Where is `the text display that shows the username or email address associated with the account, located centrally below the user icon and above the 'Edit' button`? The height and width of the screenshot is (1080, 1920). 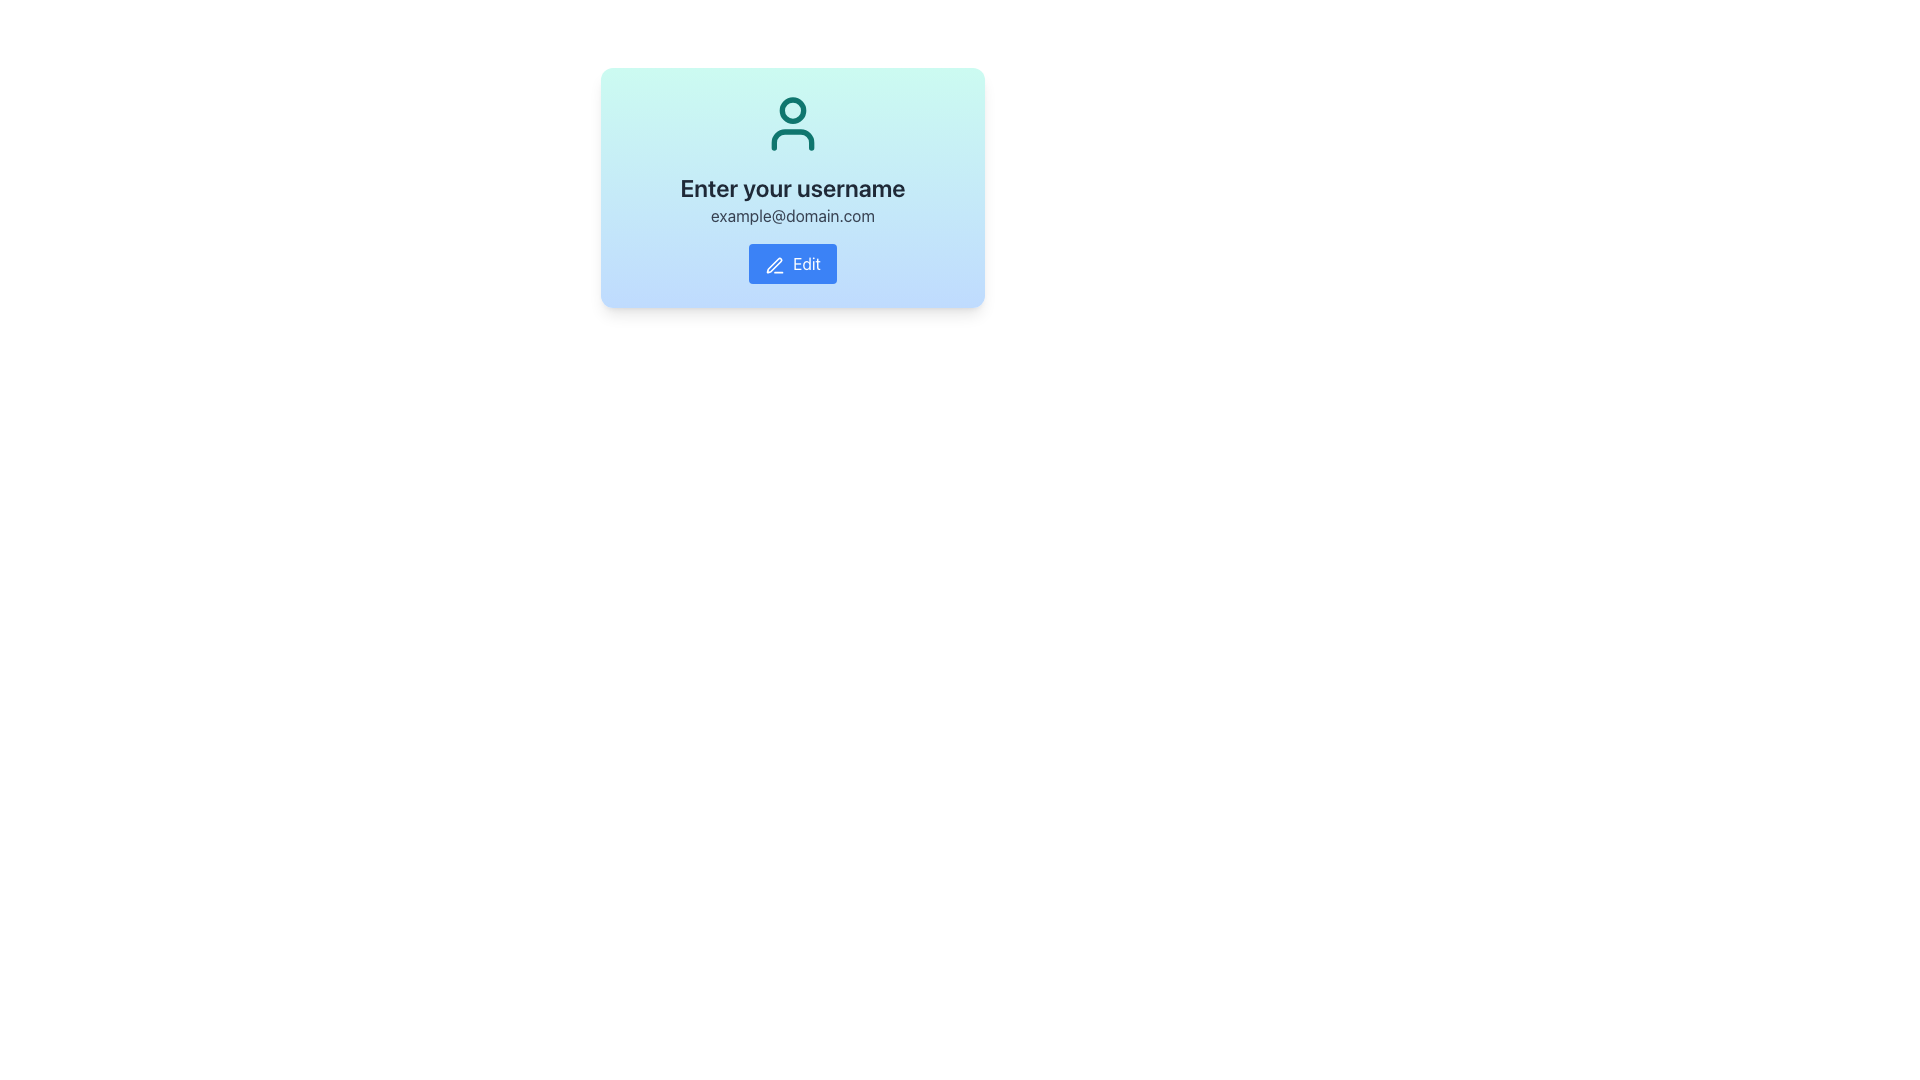
the text display that shows the username or email address associated with the account, located centrally below the user icon and above the 'Edit' button is located at coordinates (791, 226).